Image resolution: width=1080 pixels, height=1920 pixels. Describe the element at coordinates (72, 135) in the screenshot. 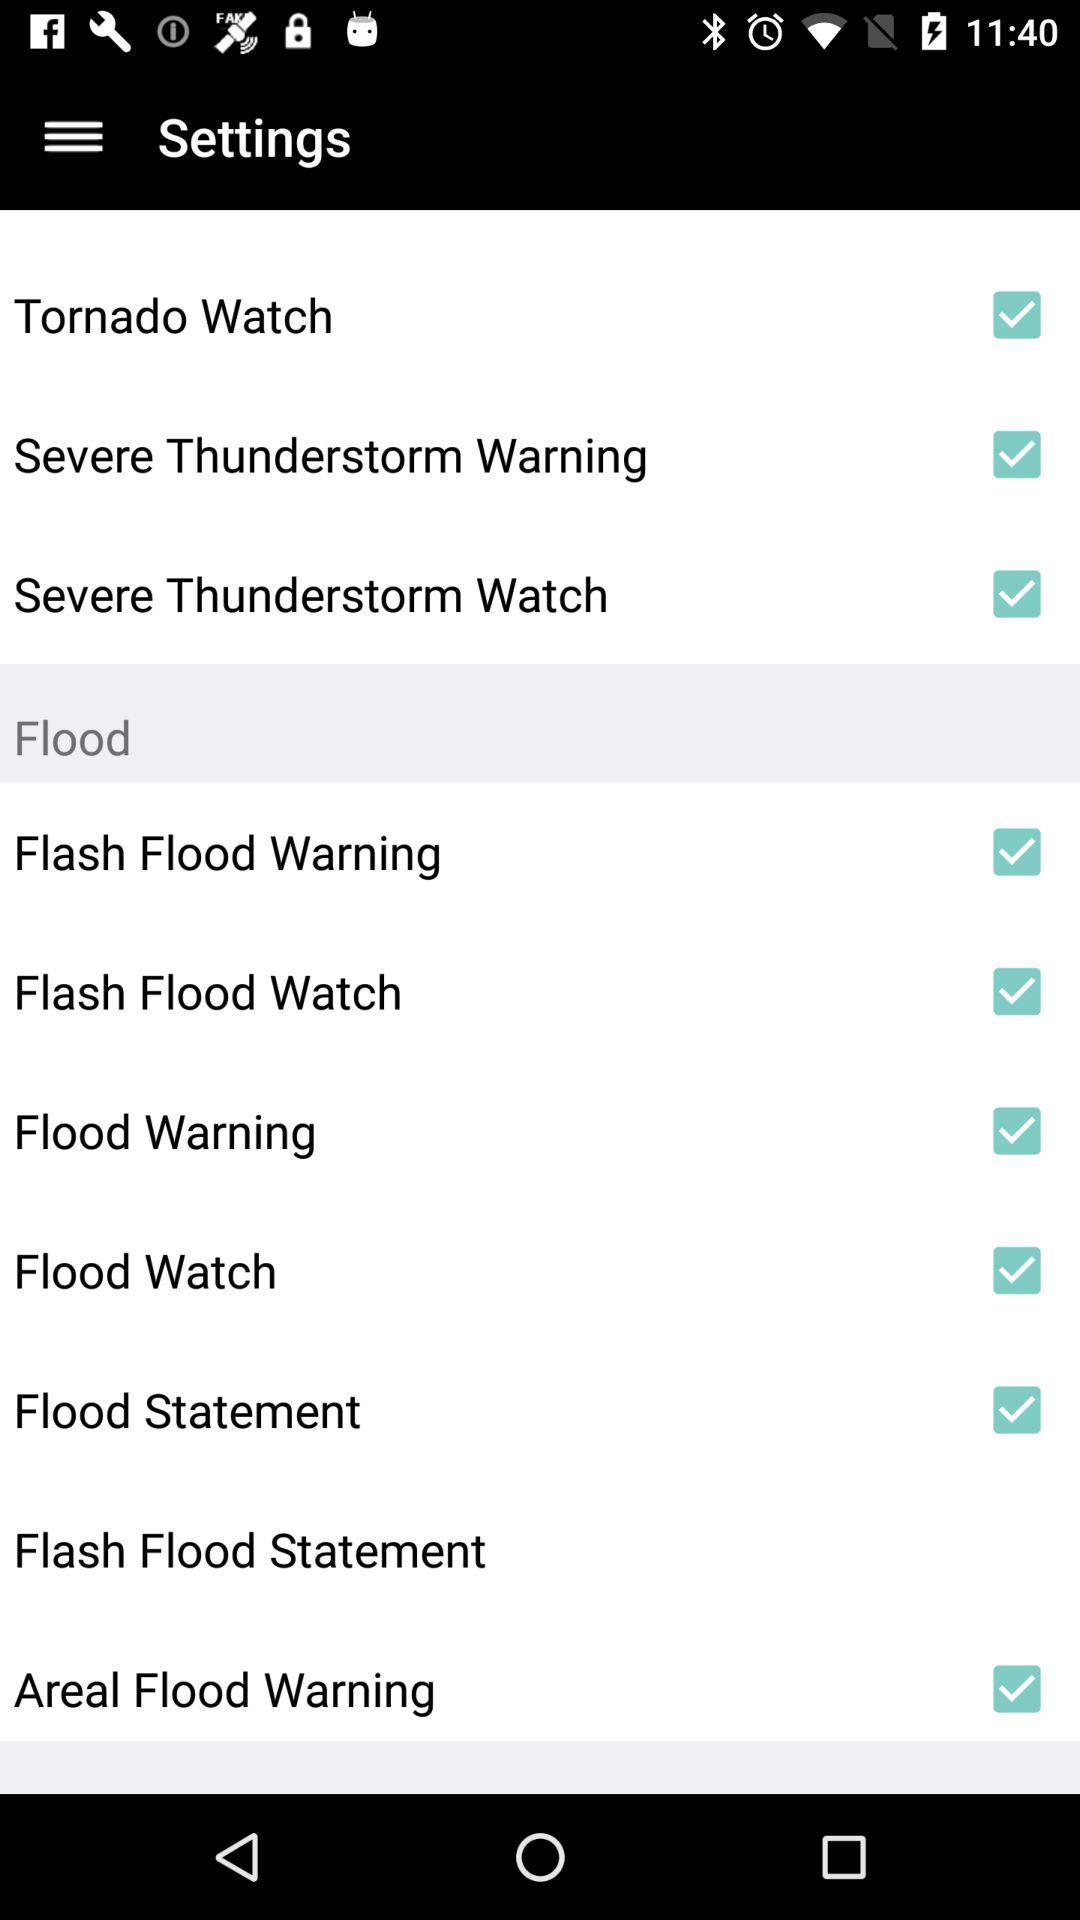

I see `configuration button` at that location.